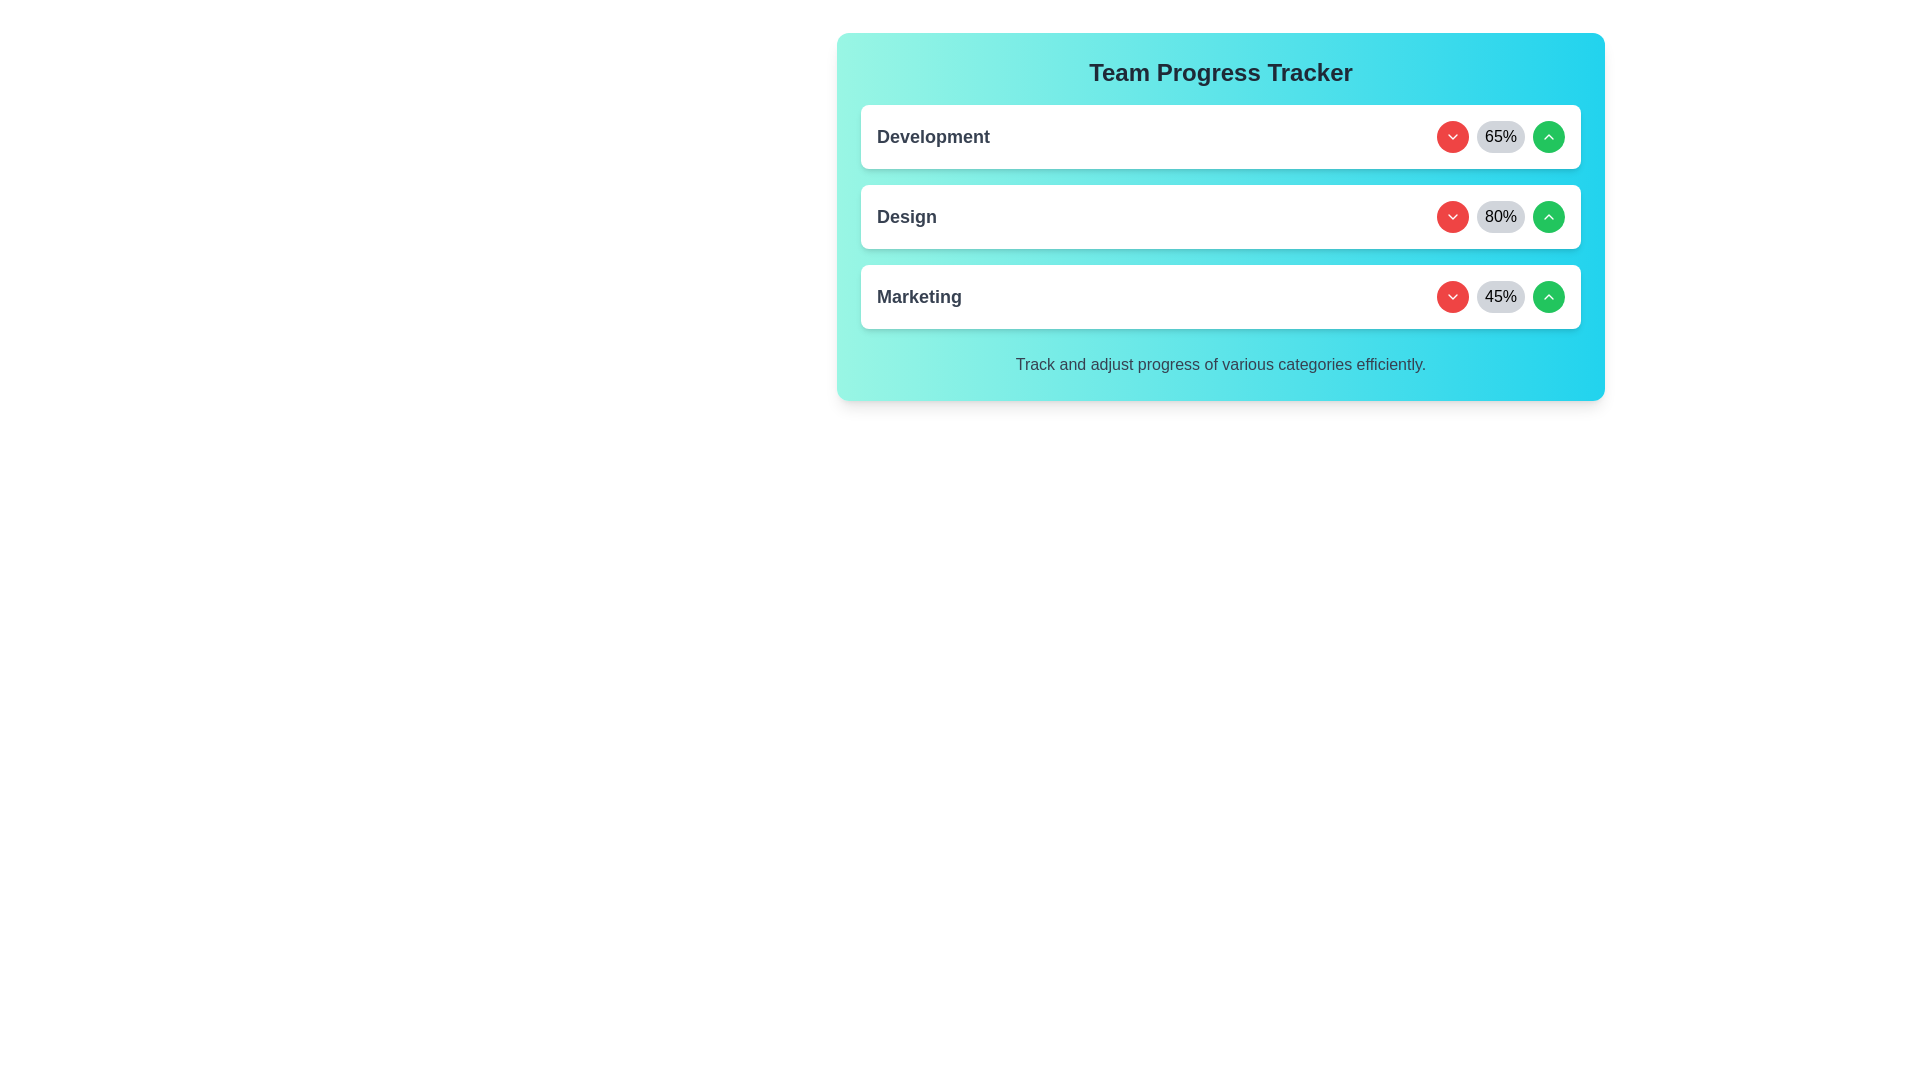  Describe the element at coordinates (1548, 216) in the screenshot. I see `the circular interactive button with an icon to increase the progress percentage for the 'Design' category in the tracker, located to the right of the percentage display ('80%')` at that location.